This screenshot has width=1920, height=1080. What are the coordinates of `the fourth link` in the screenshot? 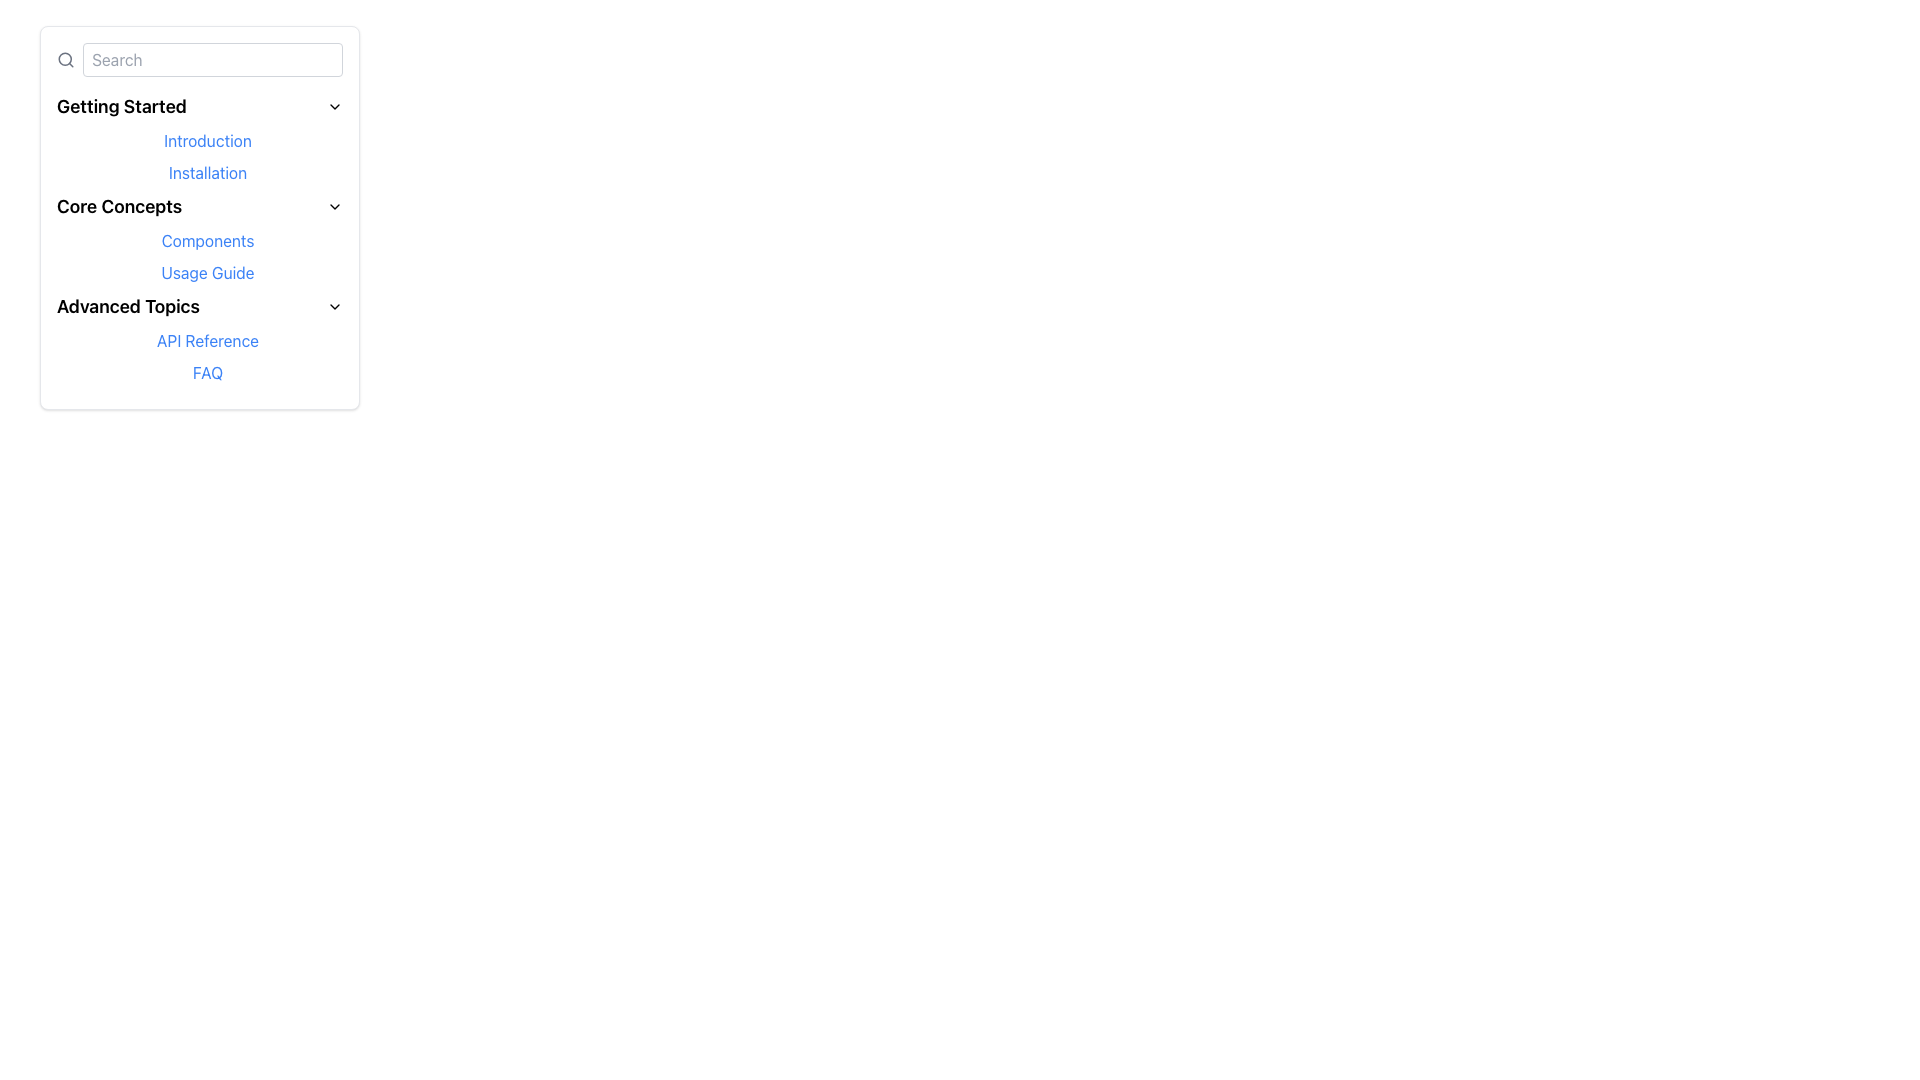 It's located at (207, 273).